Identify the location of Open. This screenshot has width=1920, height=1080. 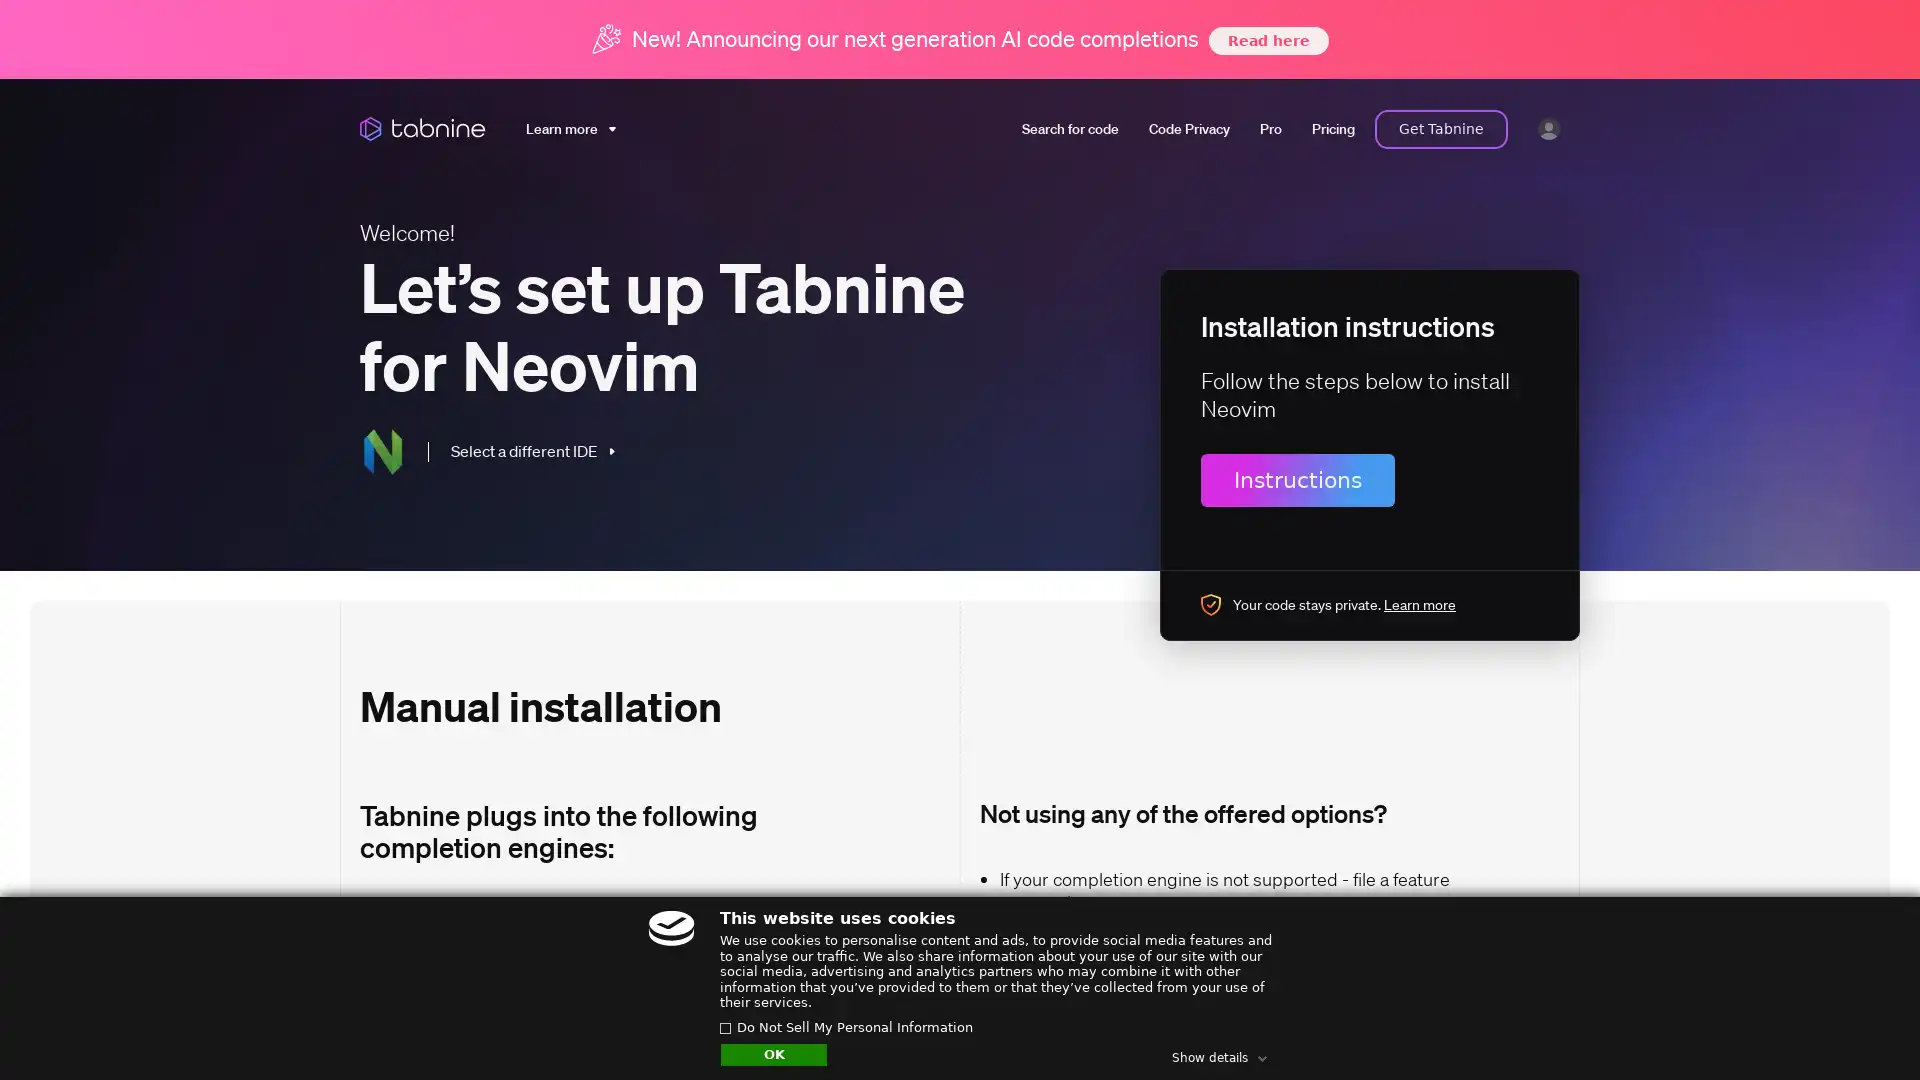
(1860, 1026).